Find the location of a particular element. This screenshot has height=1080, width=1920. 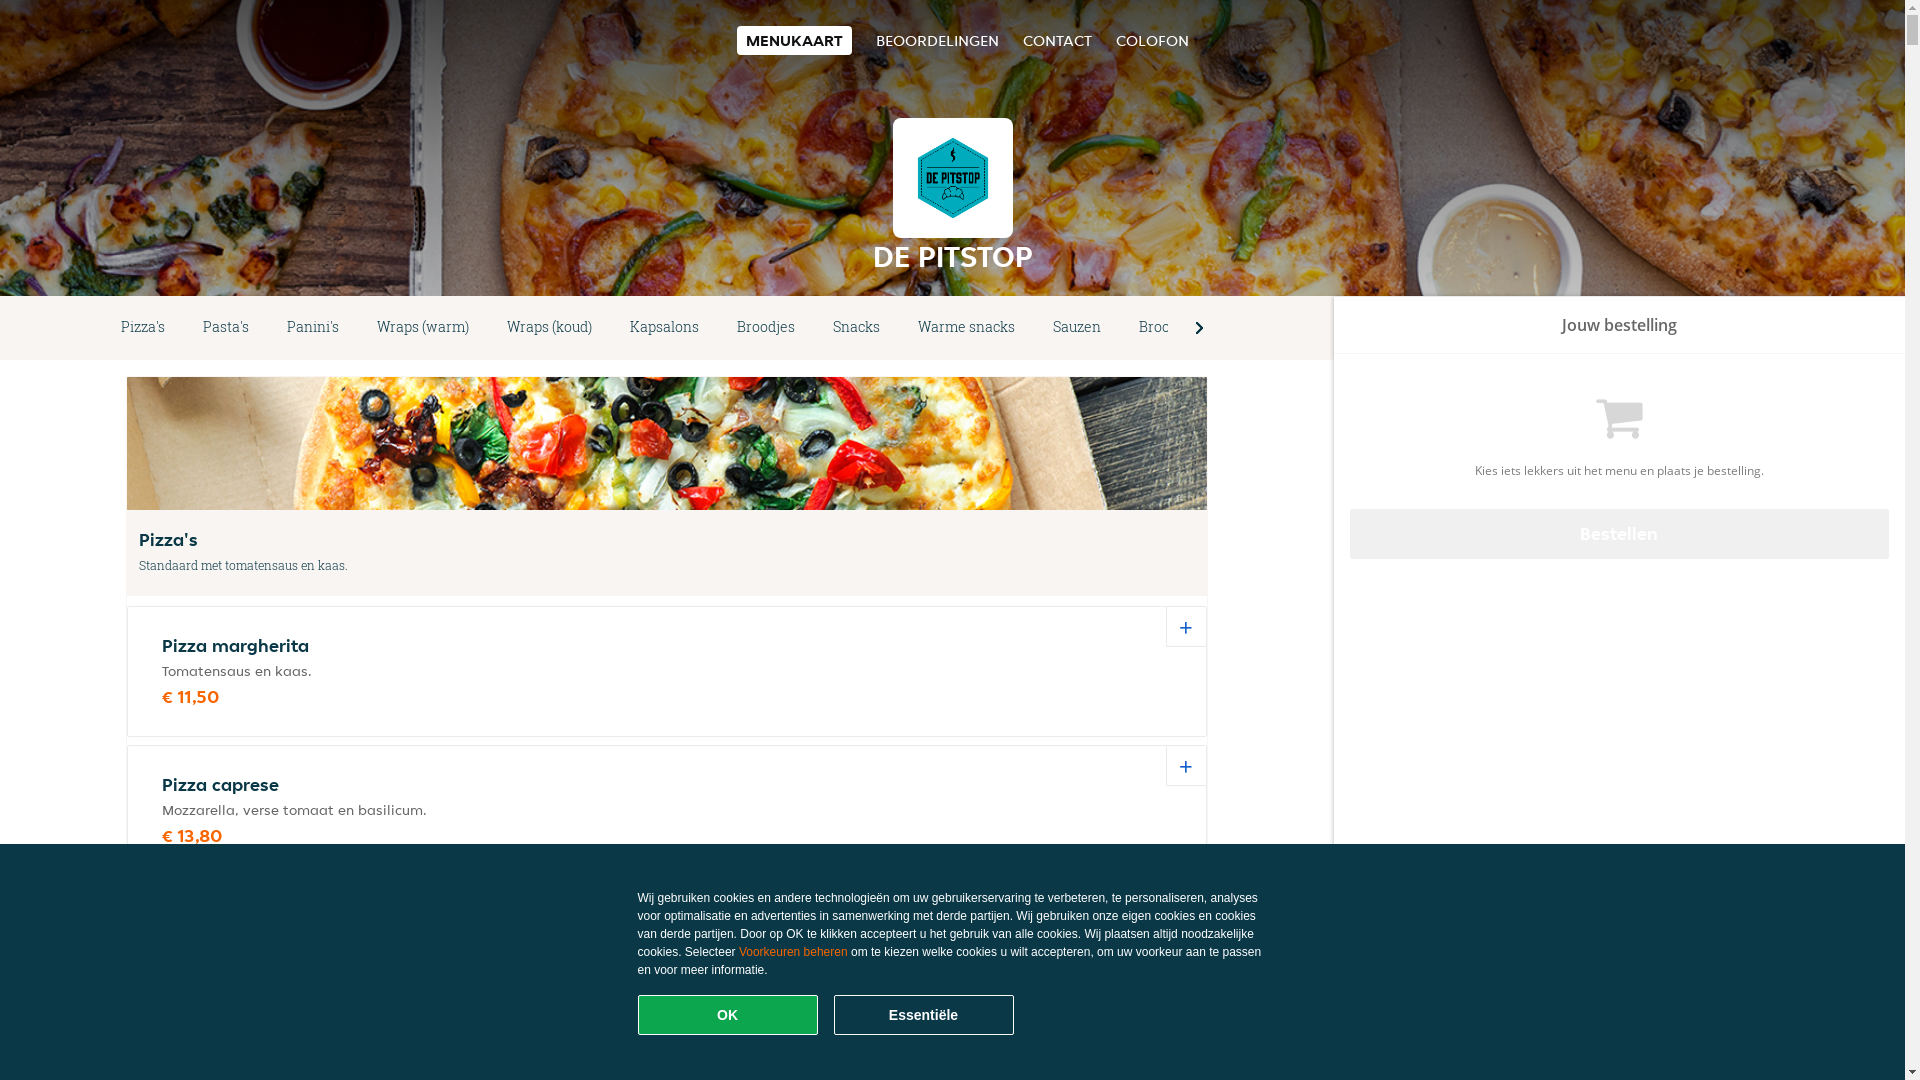

'OK' is located at coordinates (727, 1014).